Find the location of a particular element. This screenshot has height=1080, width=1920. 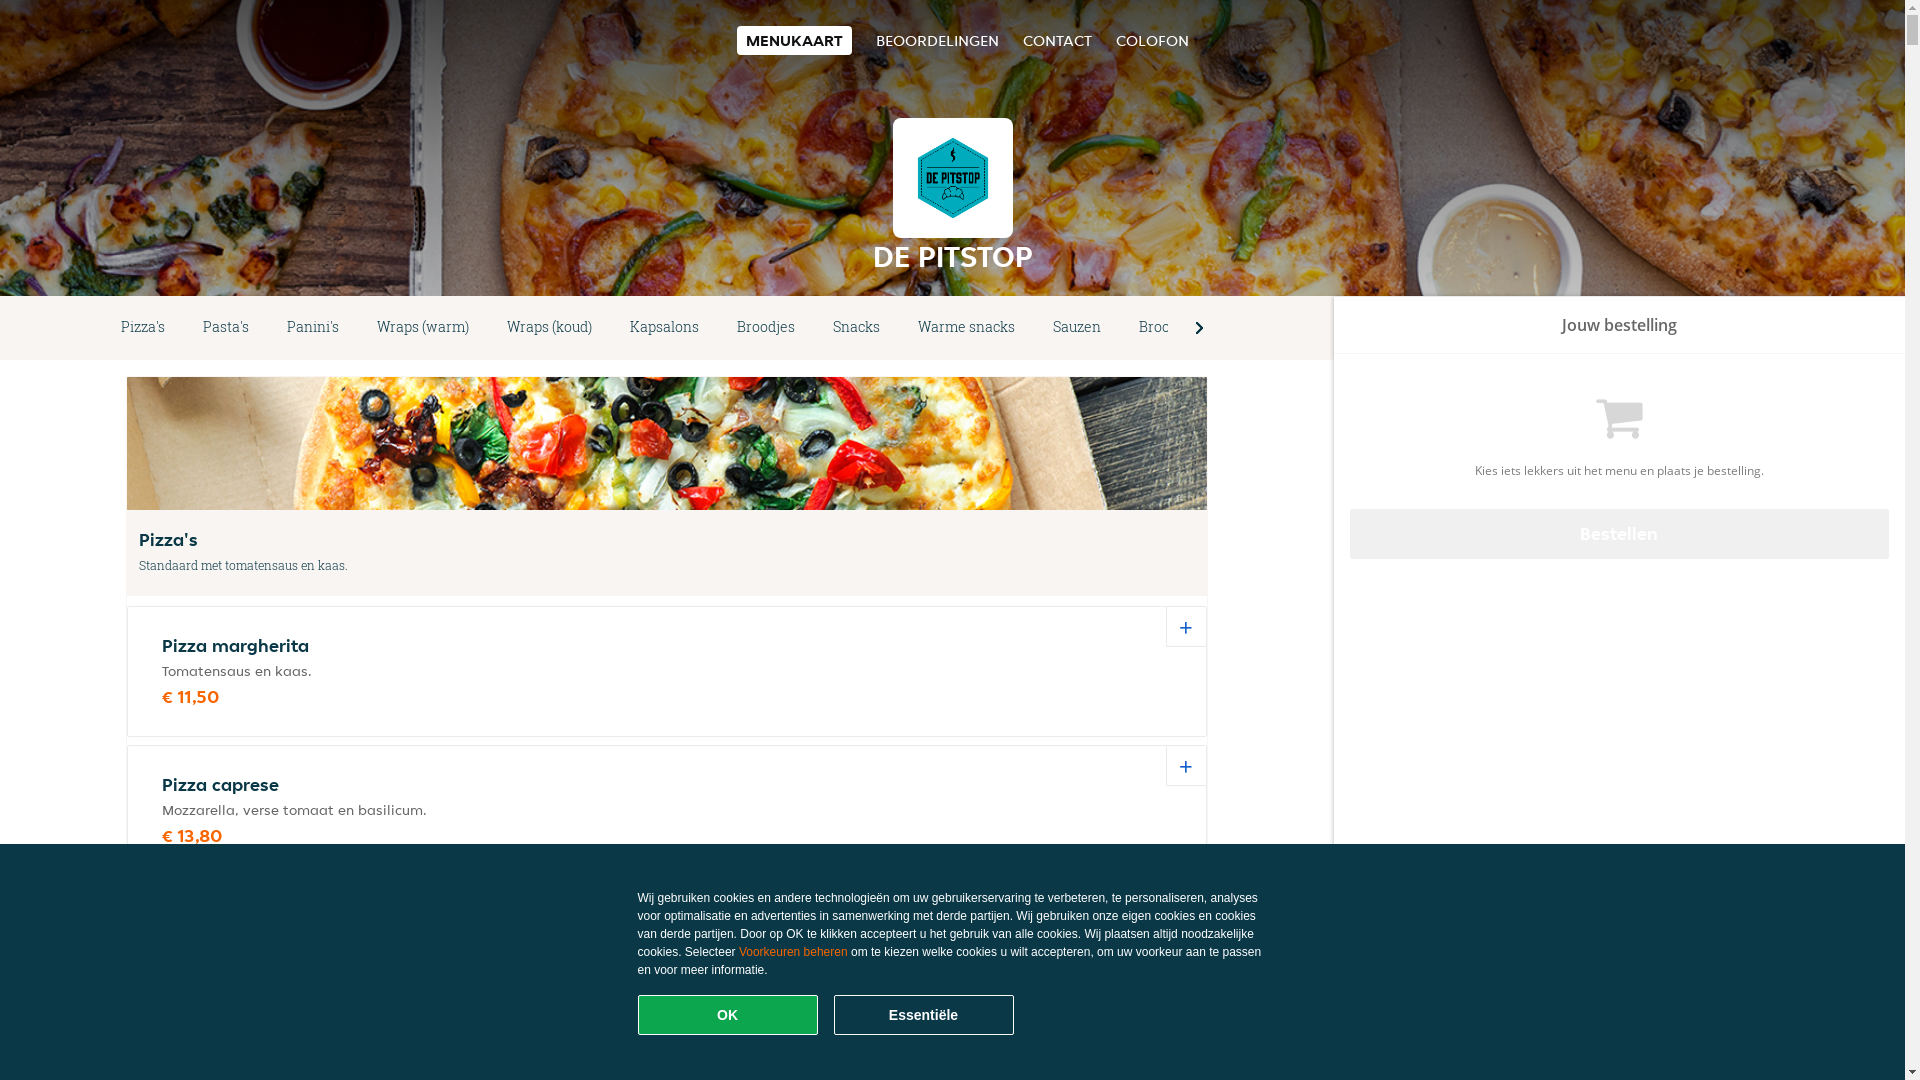

'OK' is located at coordinates (727, 1014).